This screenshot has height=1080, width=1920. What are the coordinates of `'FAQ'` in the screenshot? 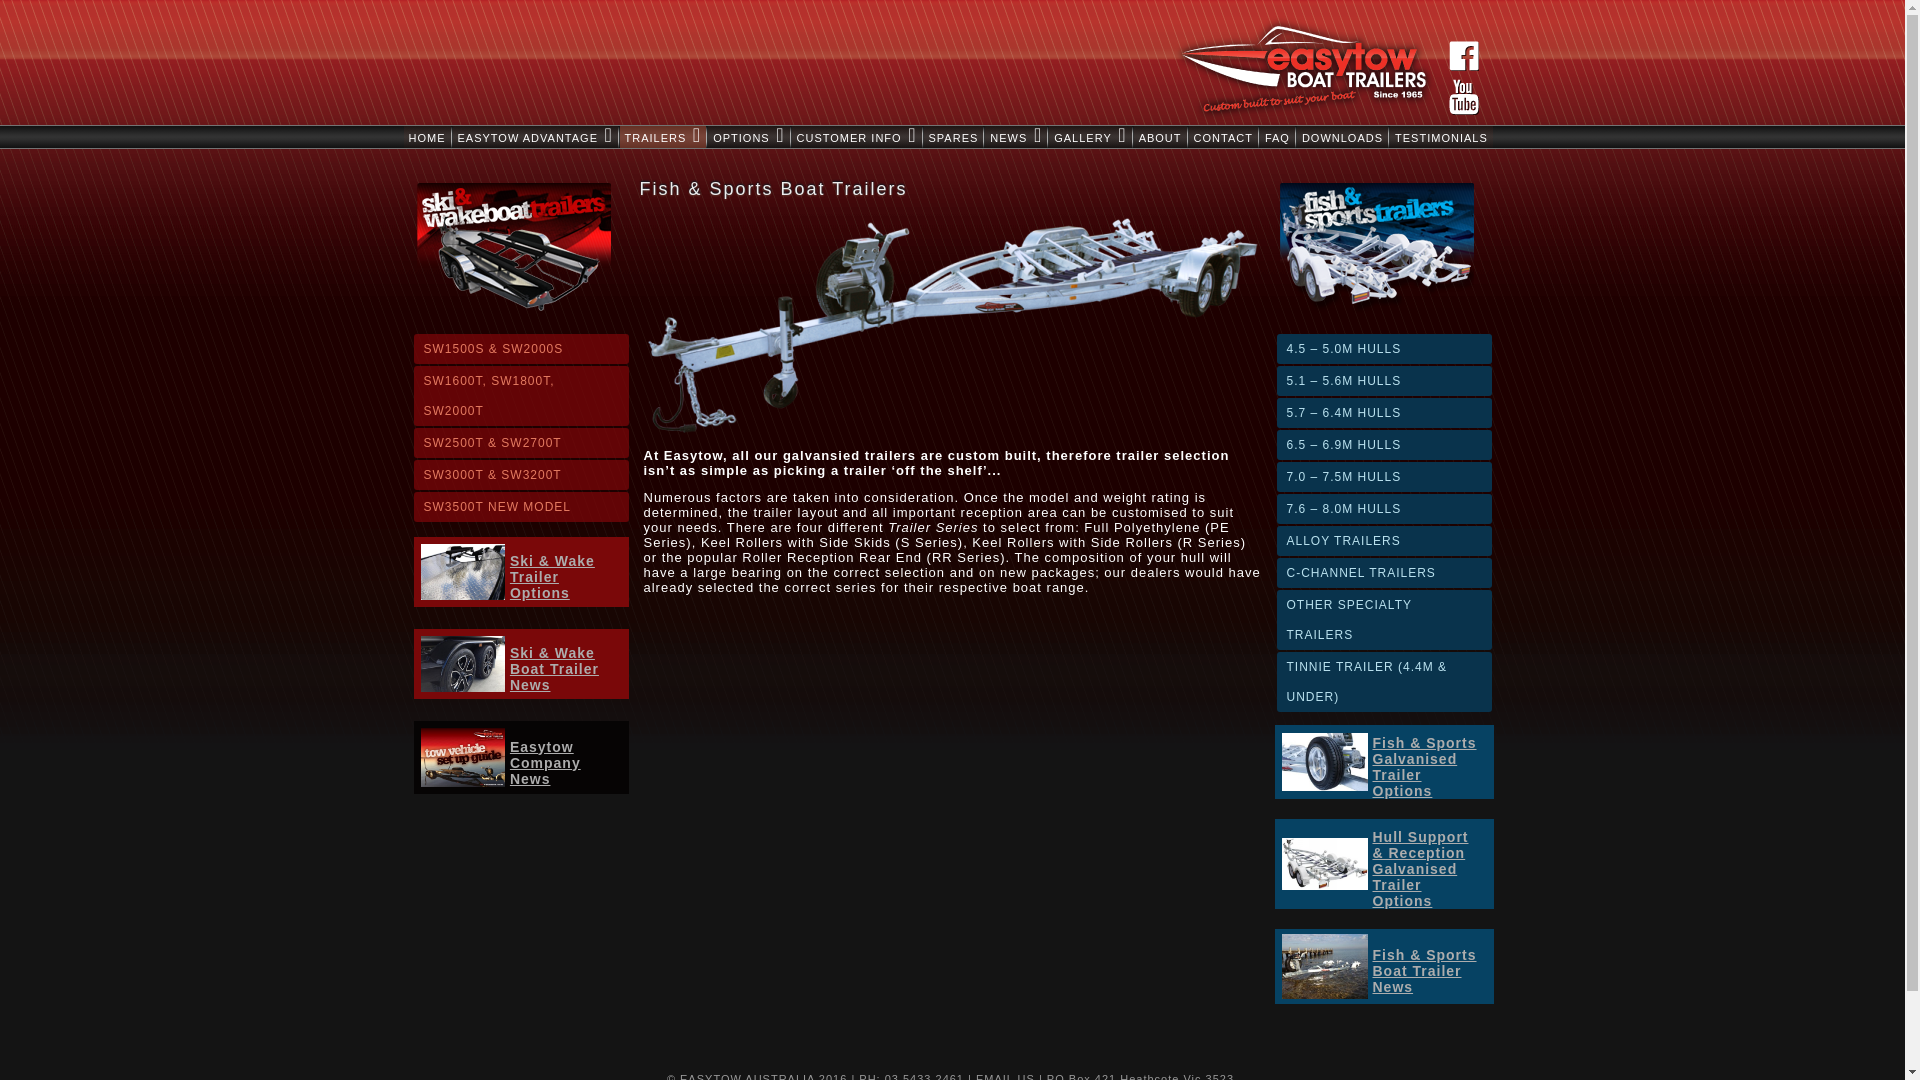 It's located at (1258, 136).